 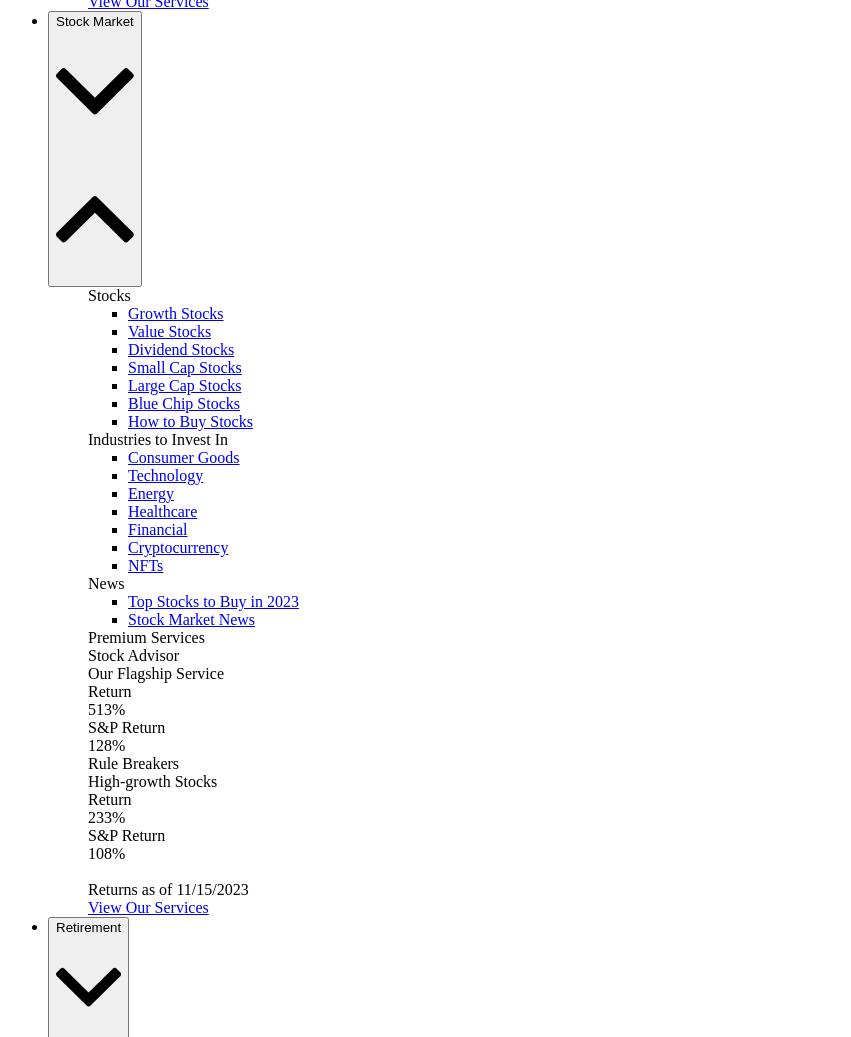 What do you see at coordinates (93, 20) in the screenshot?
I see `'Stock Market'` at bounding box center [93, 20].